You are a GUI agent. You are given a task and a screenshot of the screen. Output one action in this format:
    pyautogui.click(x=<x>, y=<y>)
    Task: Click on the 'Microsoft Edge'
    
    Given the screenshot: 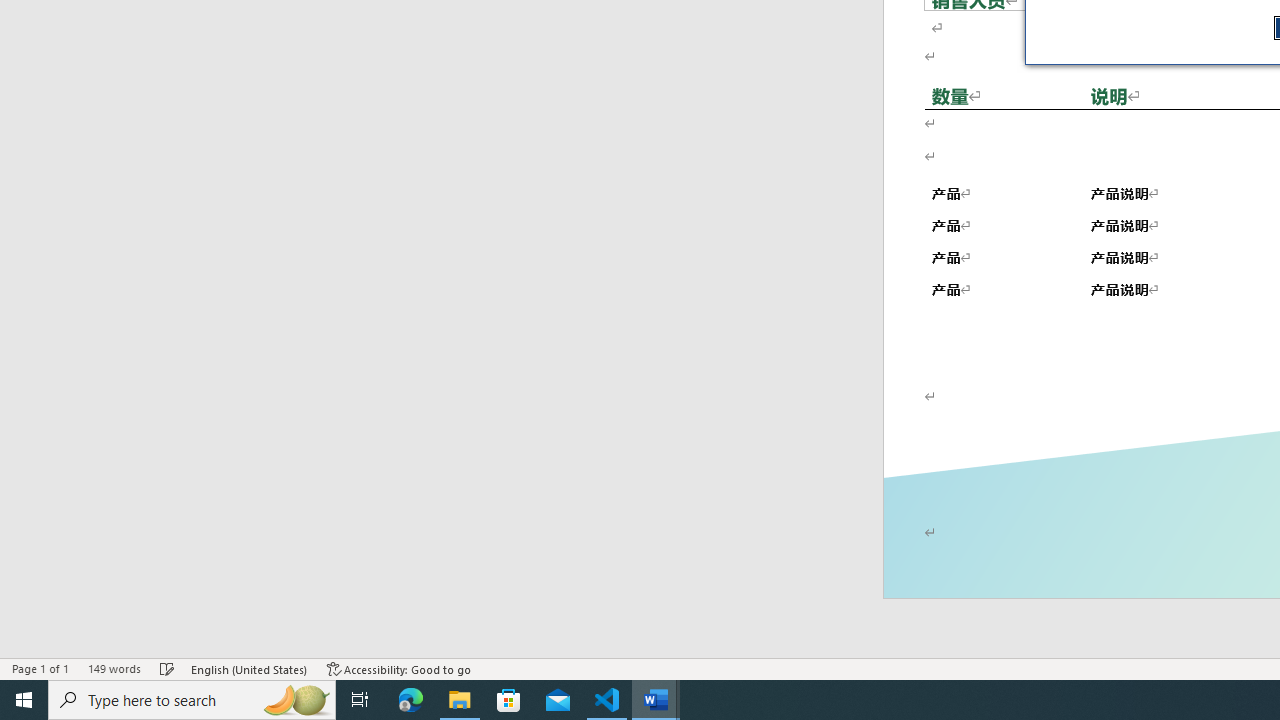 What is the action you would take?
    pyautogui.click(x=410, y=698)
    